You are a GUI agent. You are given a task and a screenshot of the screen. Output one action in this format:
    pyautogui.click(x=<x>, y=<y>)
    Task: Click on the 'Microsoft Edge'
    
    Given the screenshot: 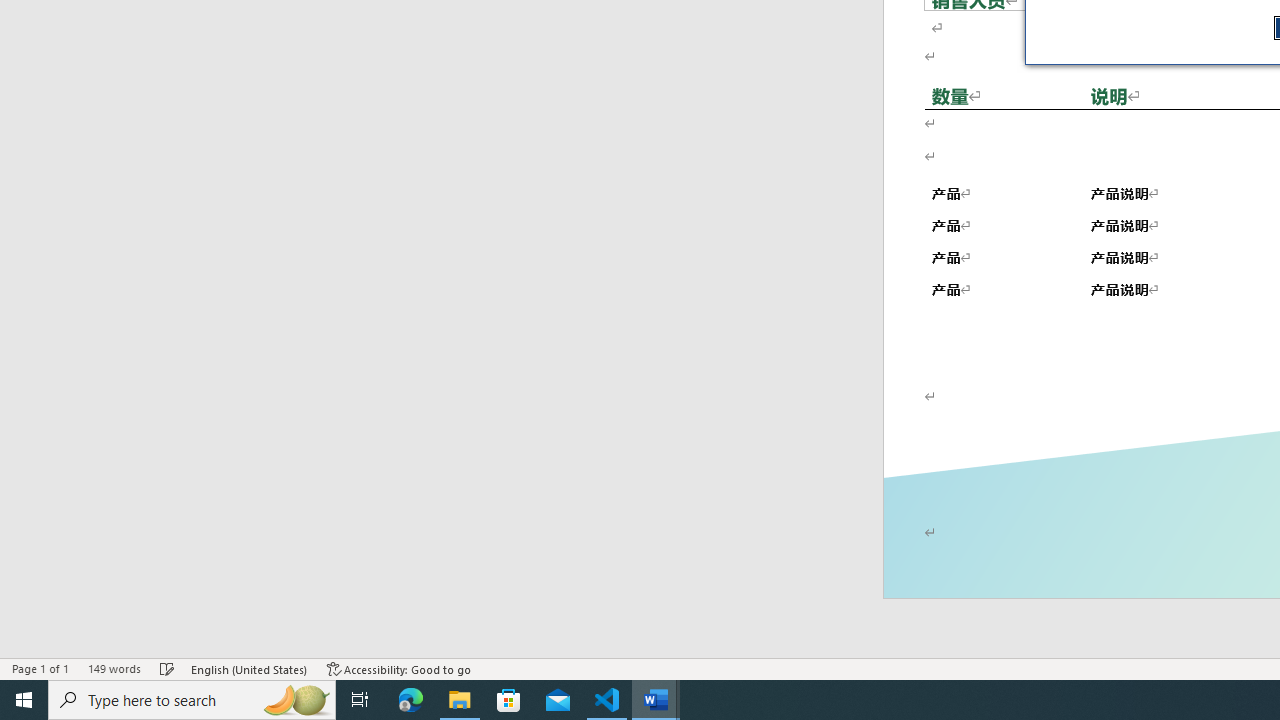 What is the action you would take?
    pyautogui.click(x=410, y=698)
    